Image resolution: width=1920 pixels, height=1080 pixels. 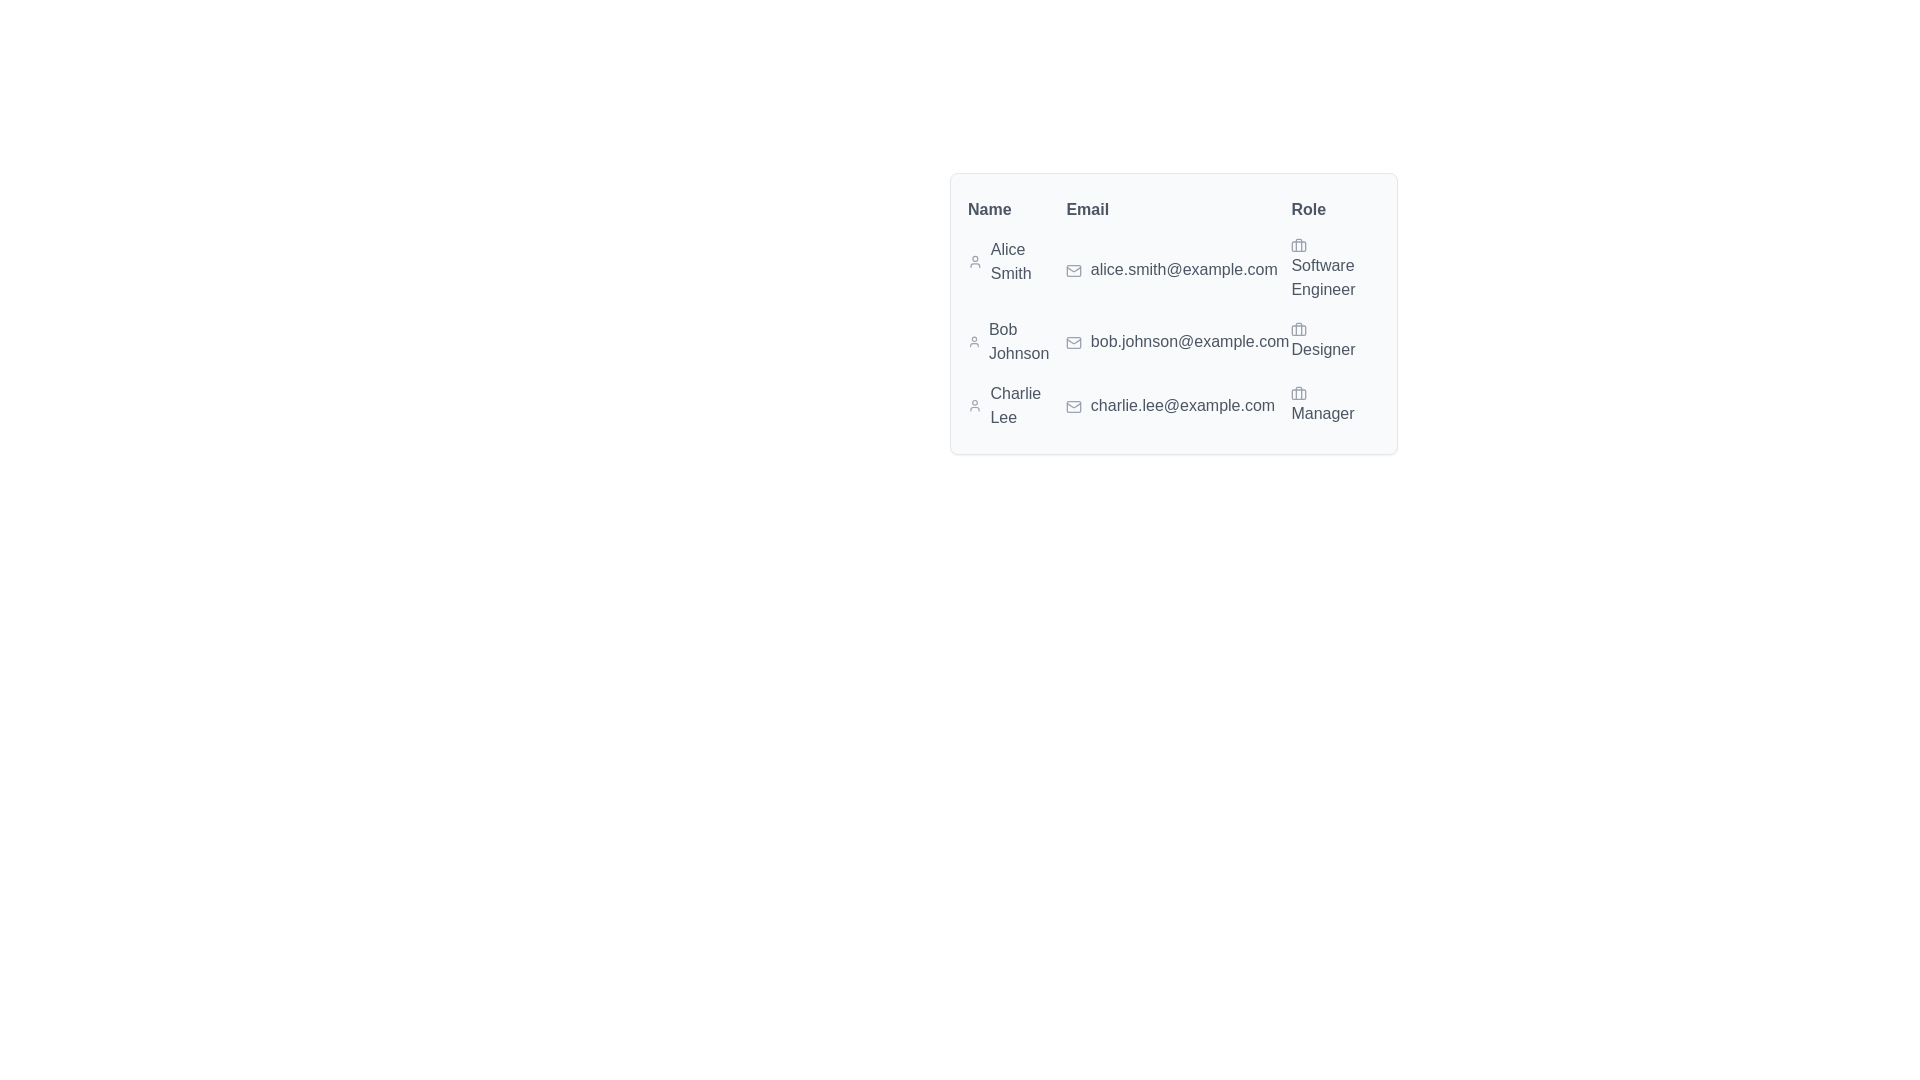 I want to click on the vertical line segment of the icon representing 'Charlie Lee's role in the table under the 'Role' heading, so click(x=1299, y=393).